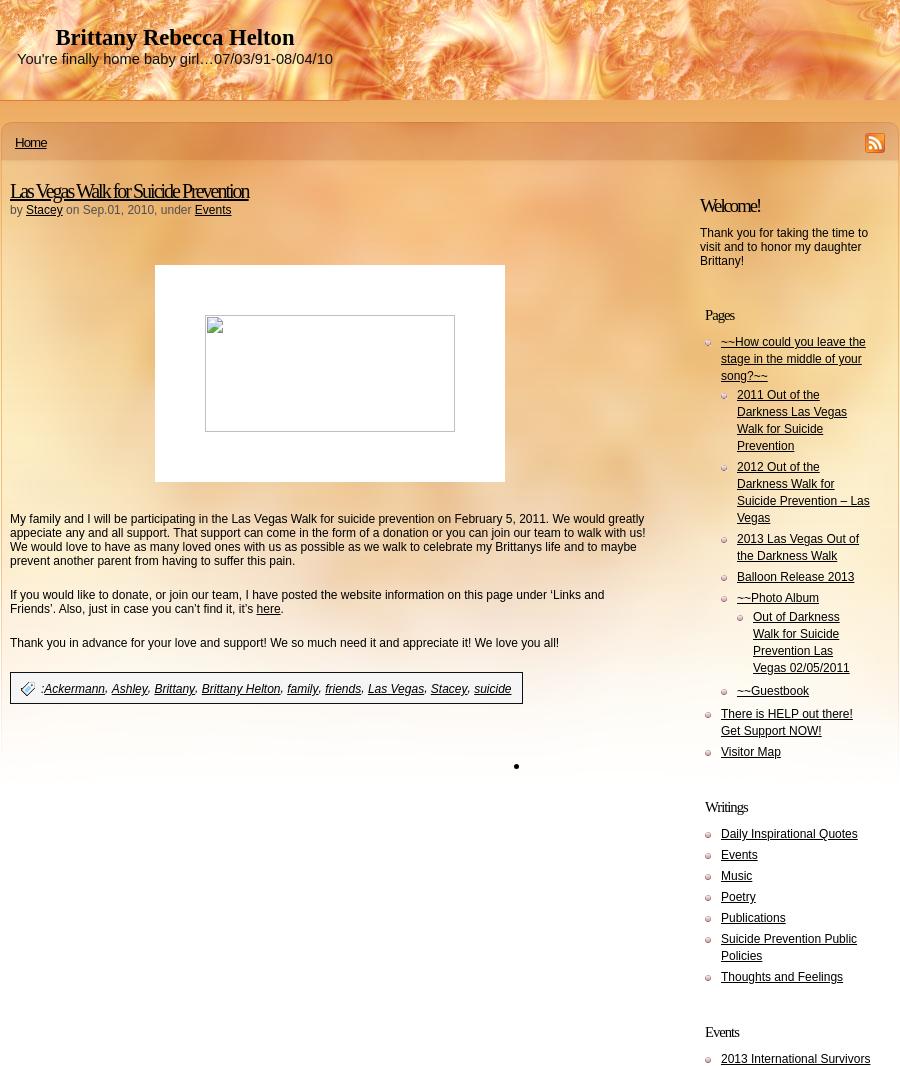 This screenshot has height=1066, width=900. I want to click on 'My family and I will be participating in the Las Vegas Walk for suicide prevention on February 5, 2011. We would greatly appeciate any and all support. That support can come in the form of a donation or you can join our team to walk with us! We would love to have as many loved ones with us as possible as we walk to celebrate my Brittanys life and to maybe prevent another parent from having to suffer this pain.', so click(326, 539).